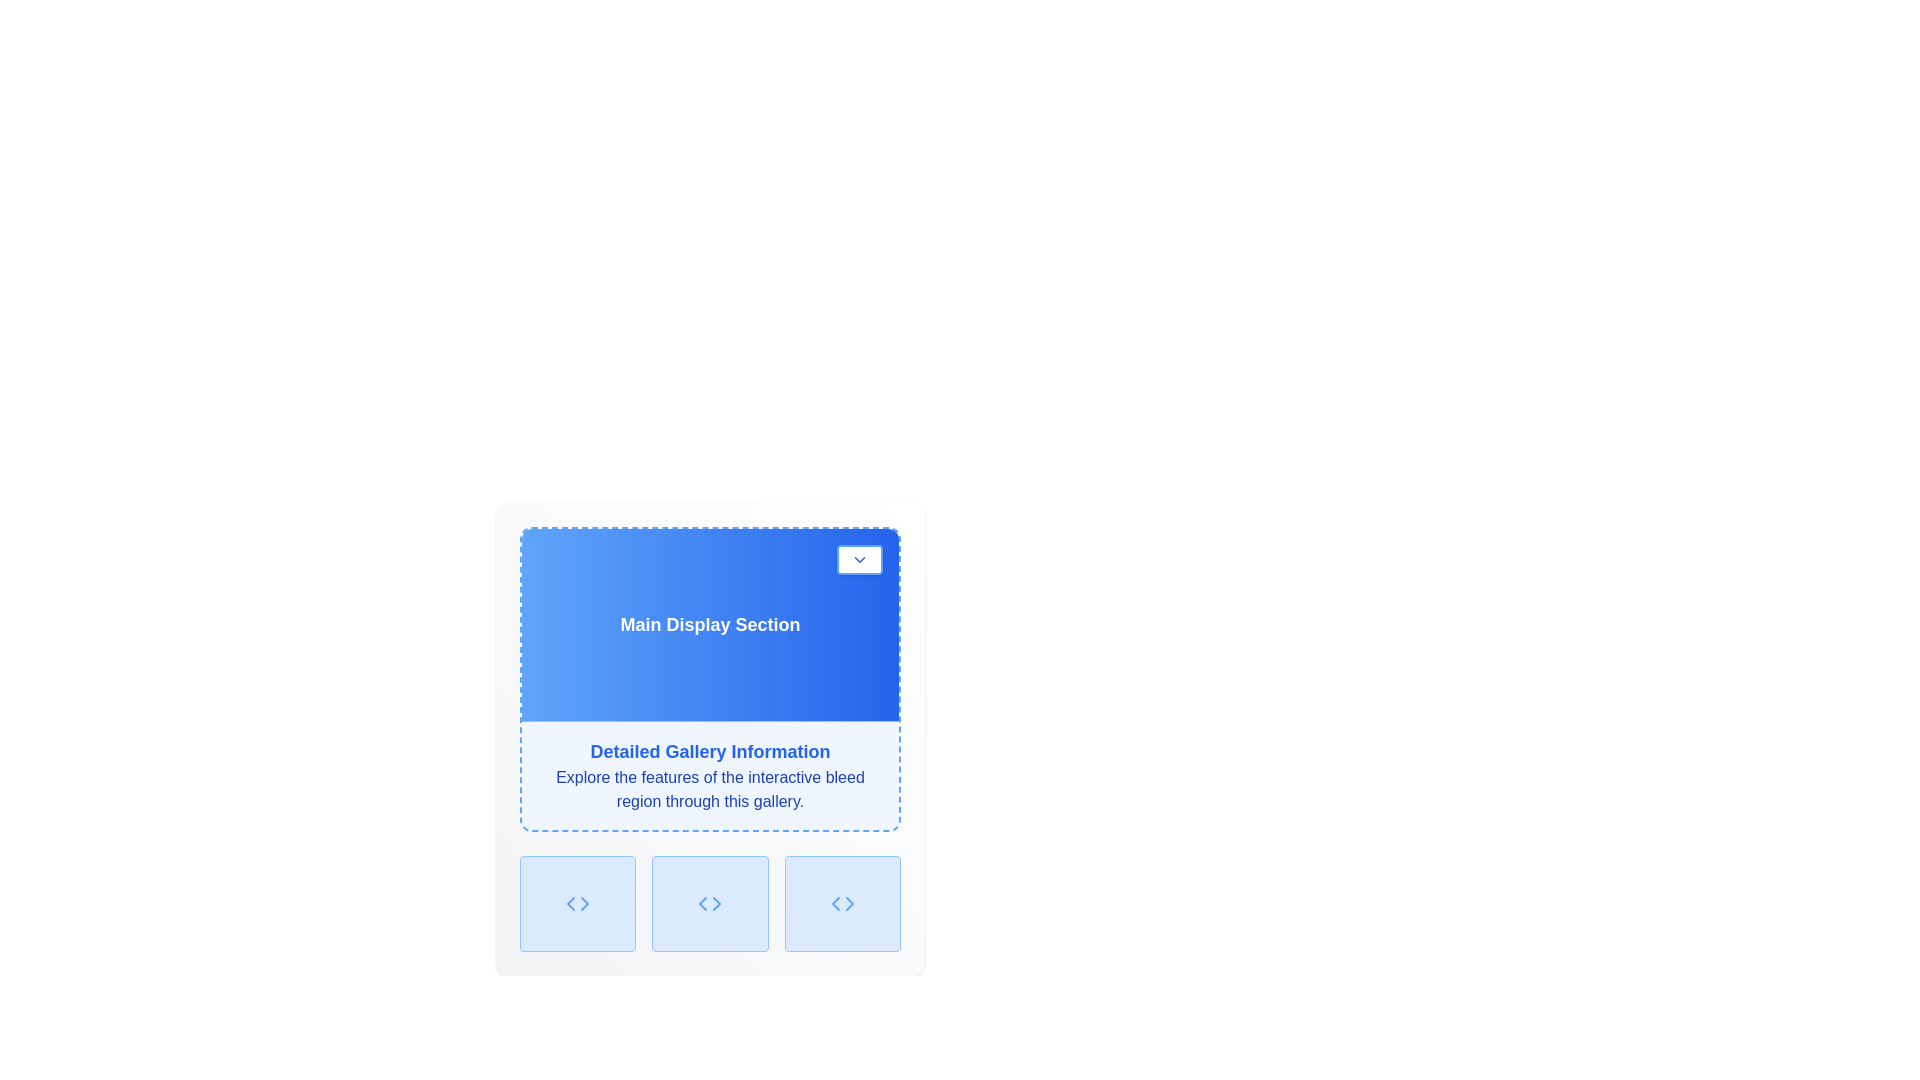  Describe the element at coordinates (570, 903) in the screenshot. I see `the visual representation of the left glyph of the icon, which symbolizes code or brackets, located in the bottom left section of the interface` at that location.